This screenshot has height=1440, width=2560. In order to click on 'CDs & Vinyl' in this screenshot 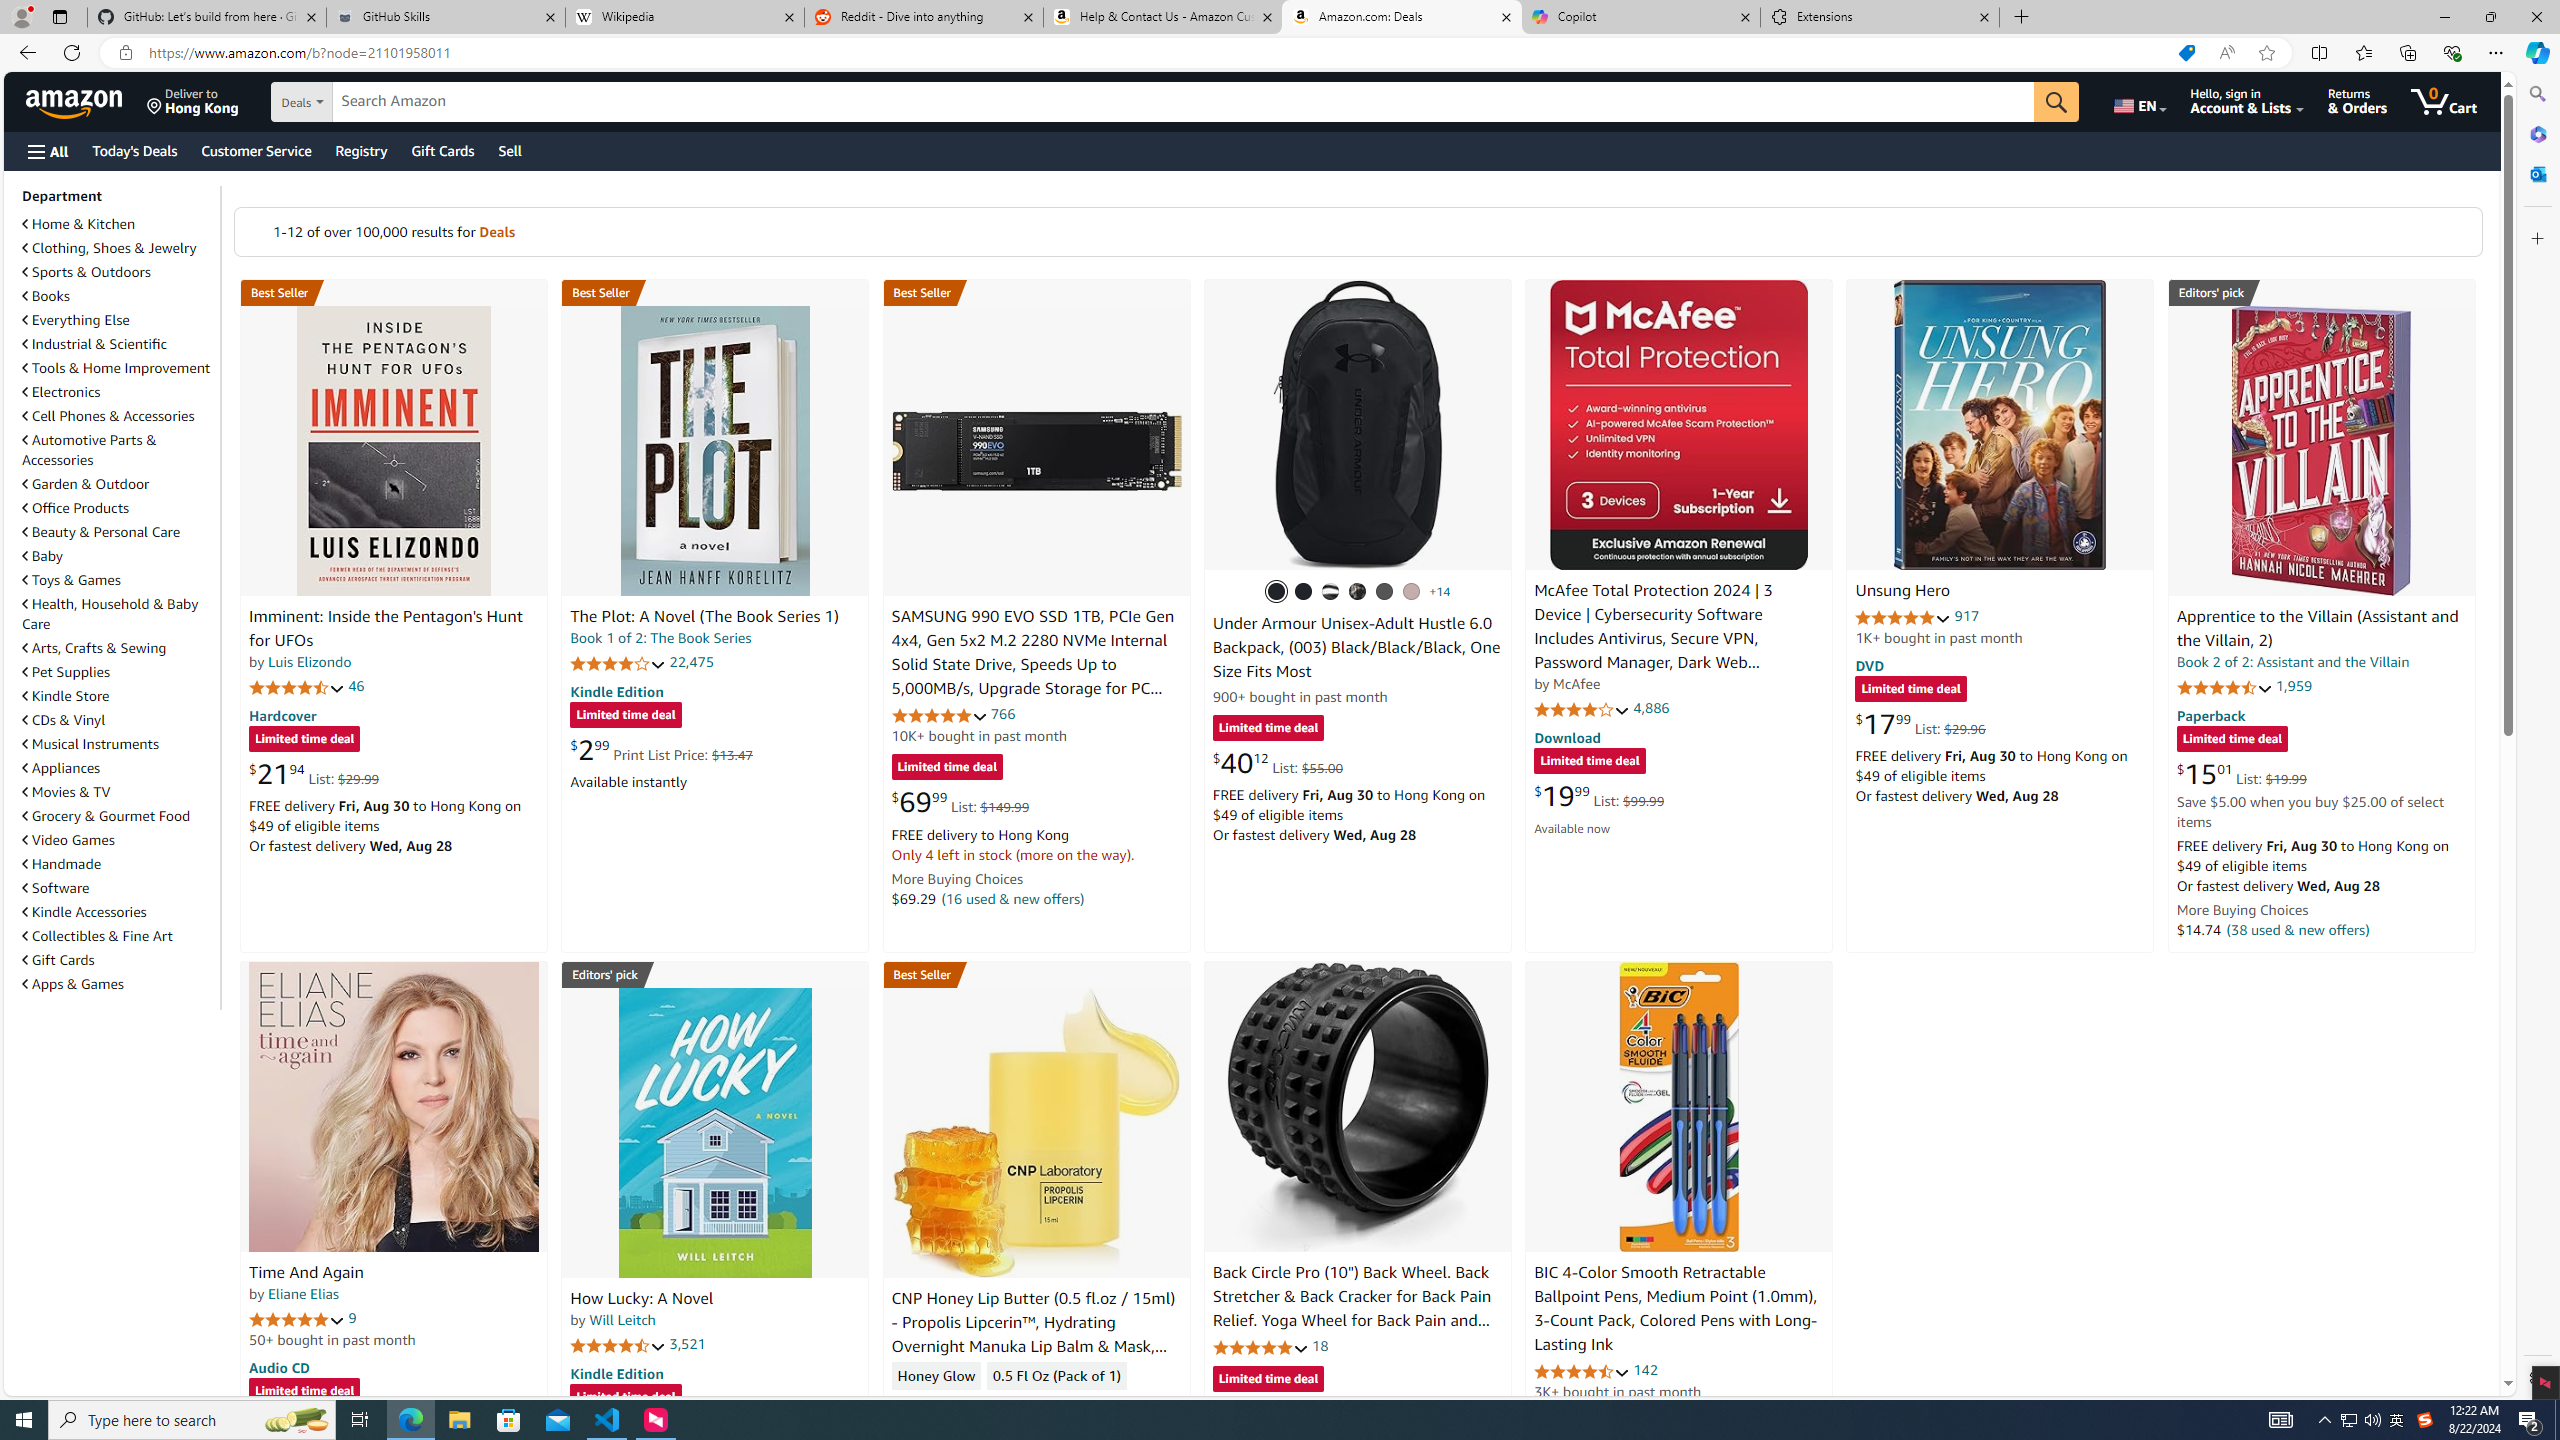, I will do `click(118, 720)`.